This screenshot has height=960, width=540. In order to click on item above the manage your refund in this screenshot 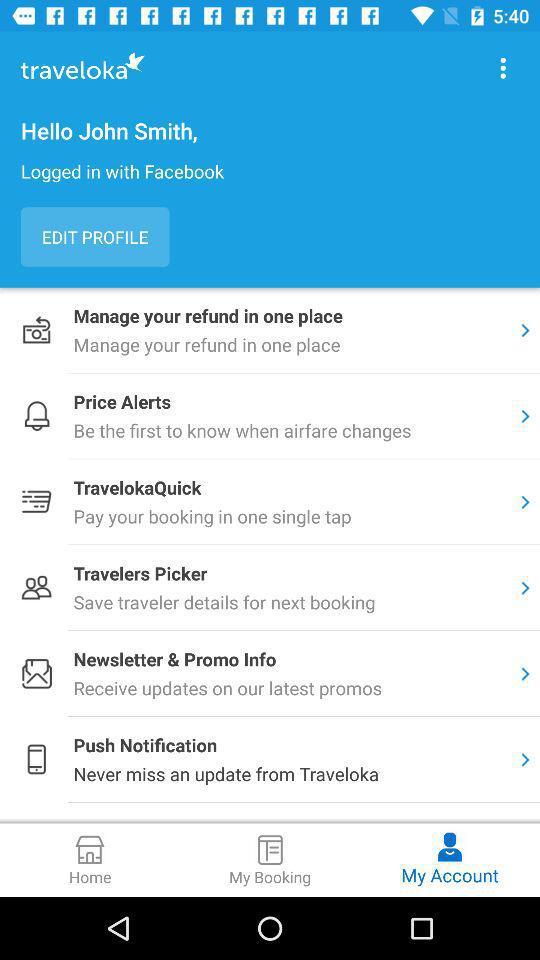, I will do `click(94, 237)`.